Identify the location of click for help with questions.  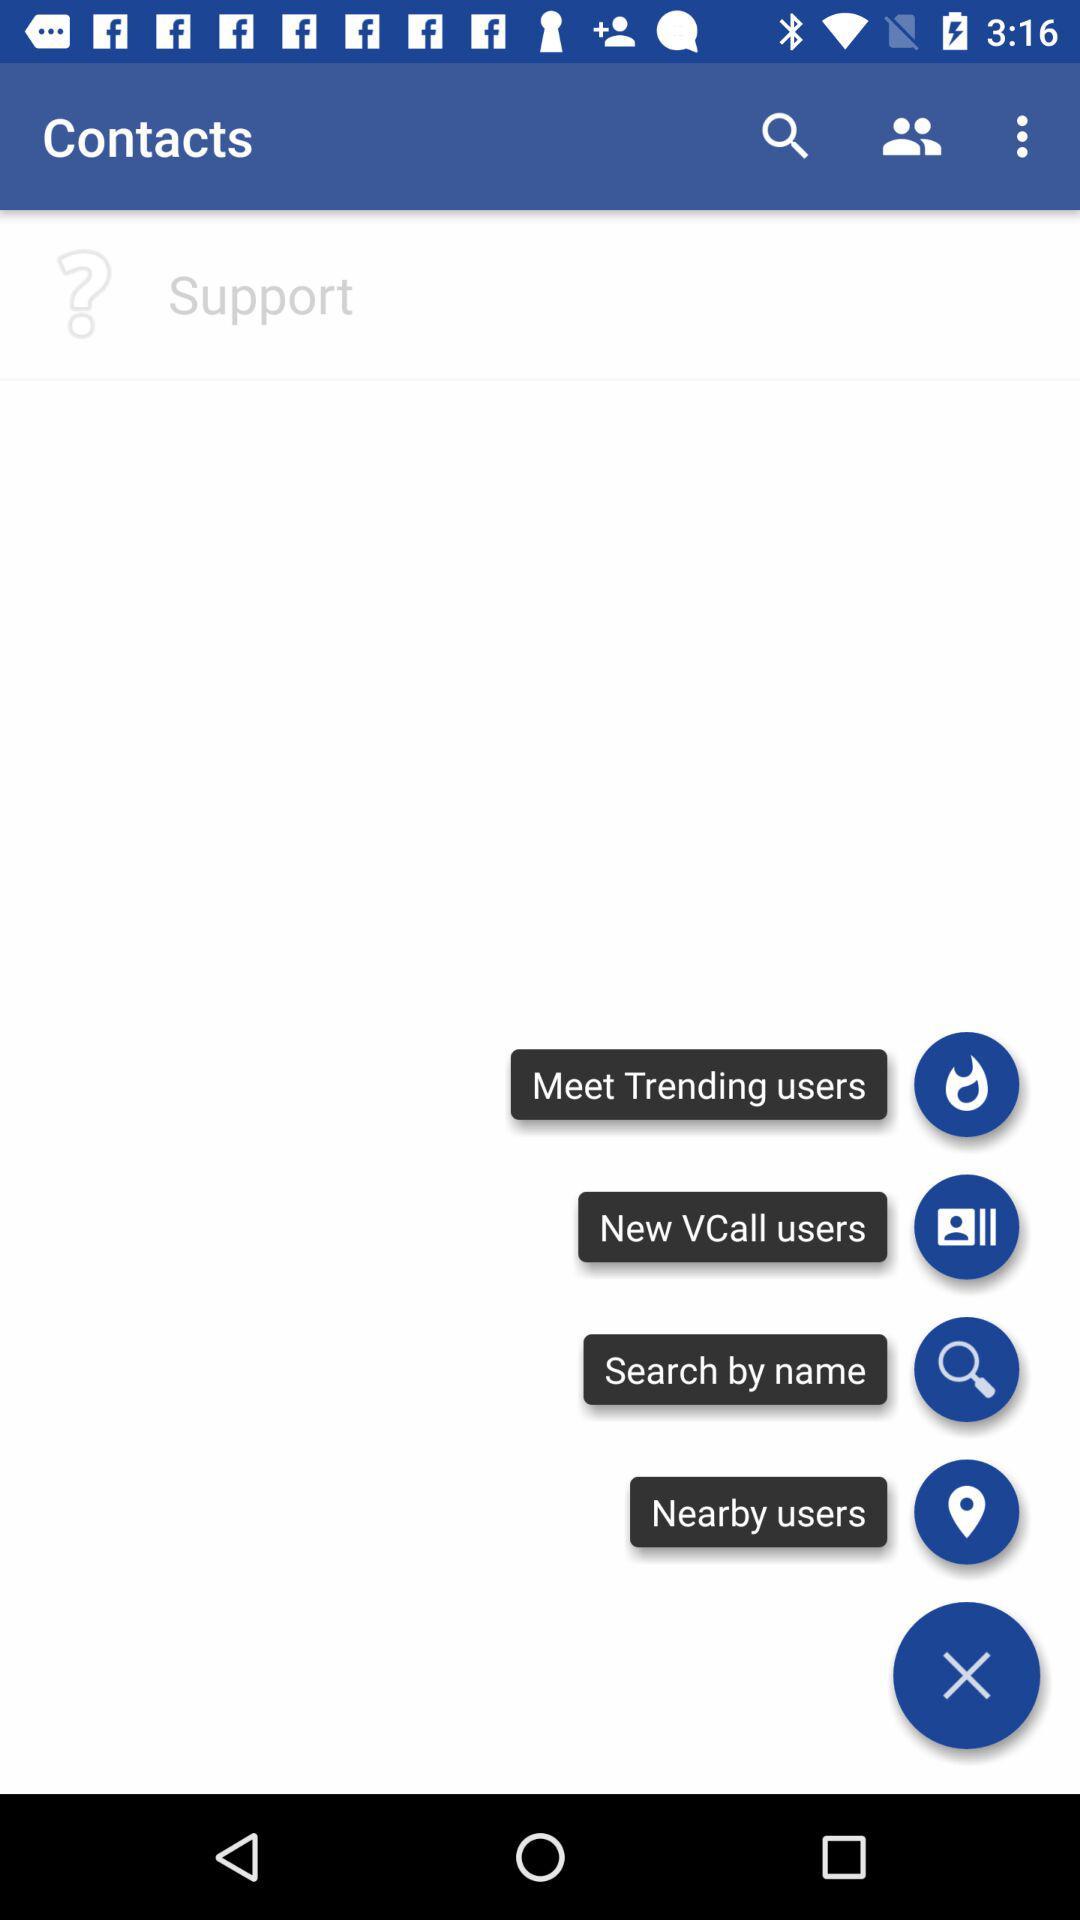
(83, 292).